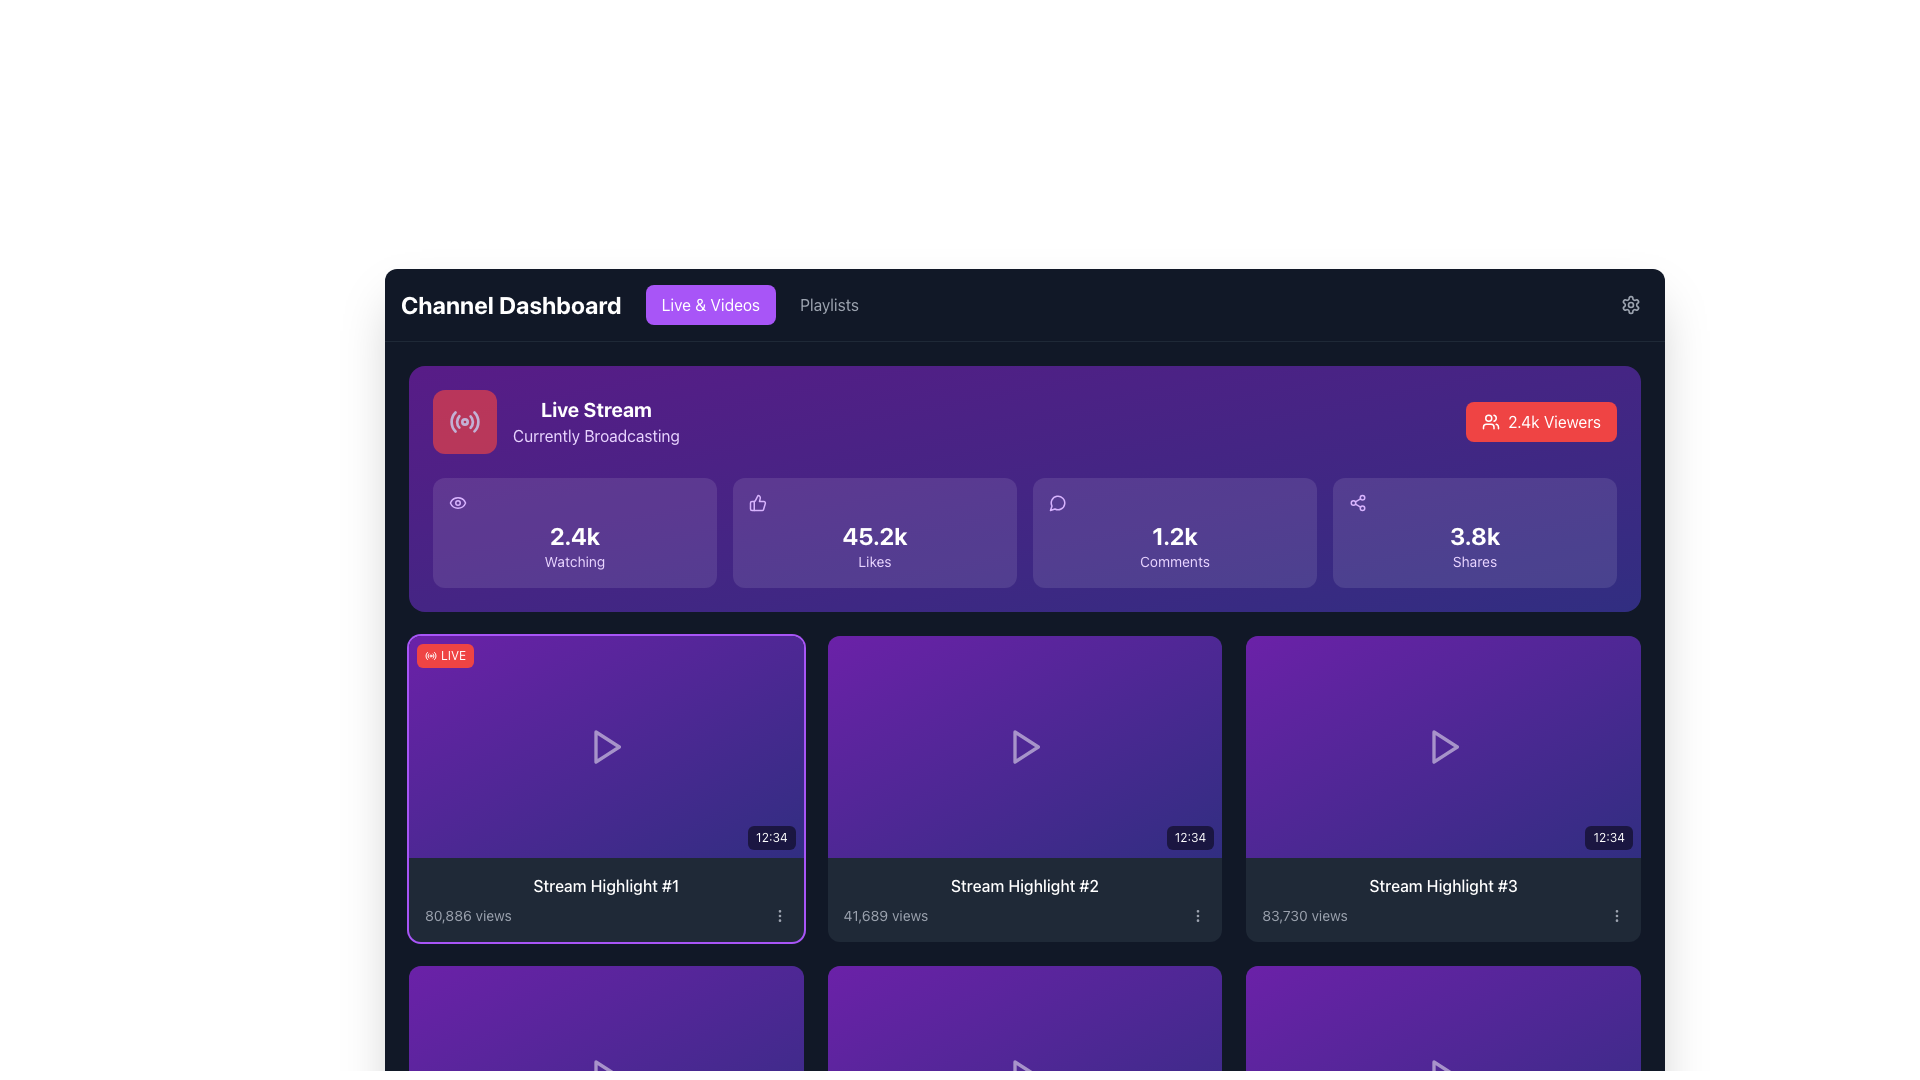 This screenshot has height=1080, width=1920. I want to click on the clickable video thumbnail displaying the duration '12:34', so click(1024, 747).